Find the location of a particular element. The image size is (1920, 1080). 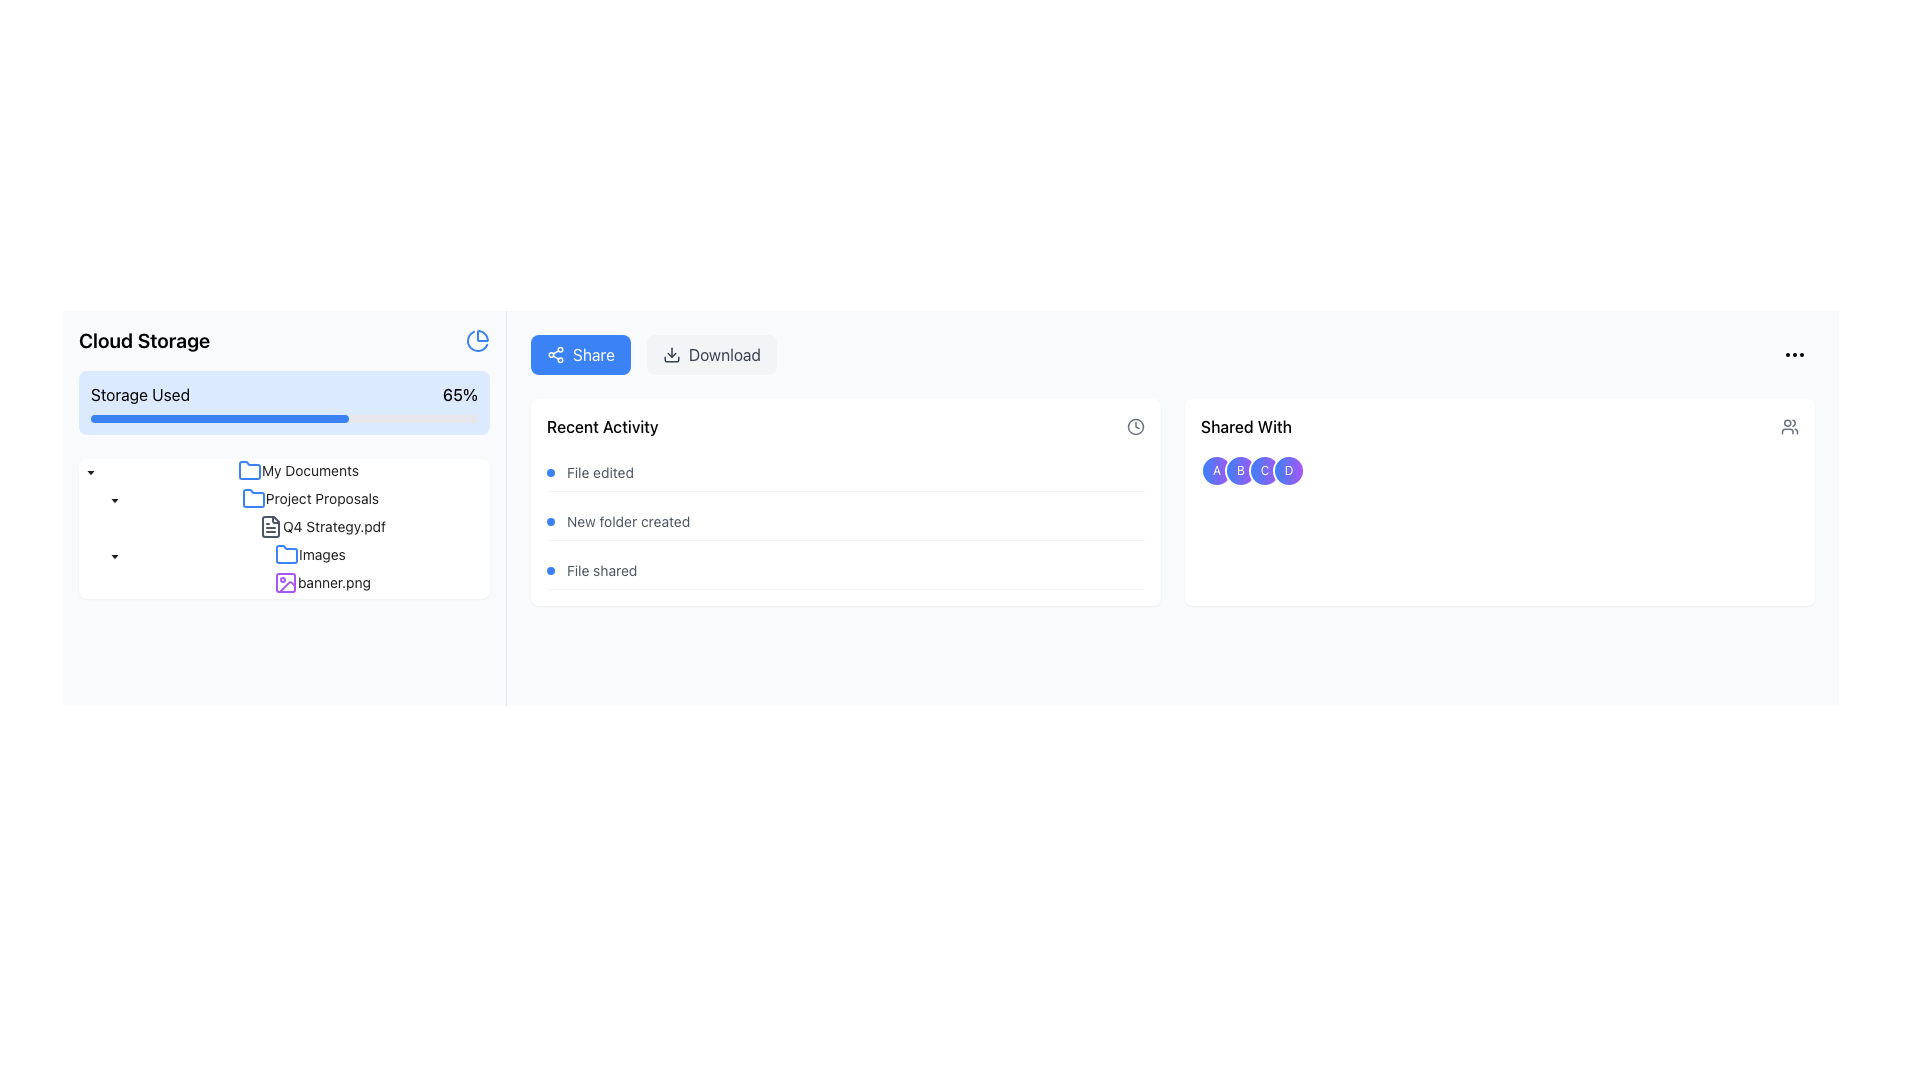

the ellipsis menu icon consisting of three horizontally aligned dots is located at coordinates (1795, 353).